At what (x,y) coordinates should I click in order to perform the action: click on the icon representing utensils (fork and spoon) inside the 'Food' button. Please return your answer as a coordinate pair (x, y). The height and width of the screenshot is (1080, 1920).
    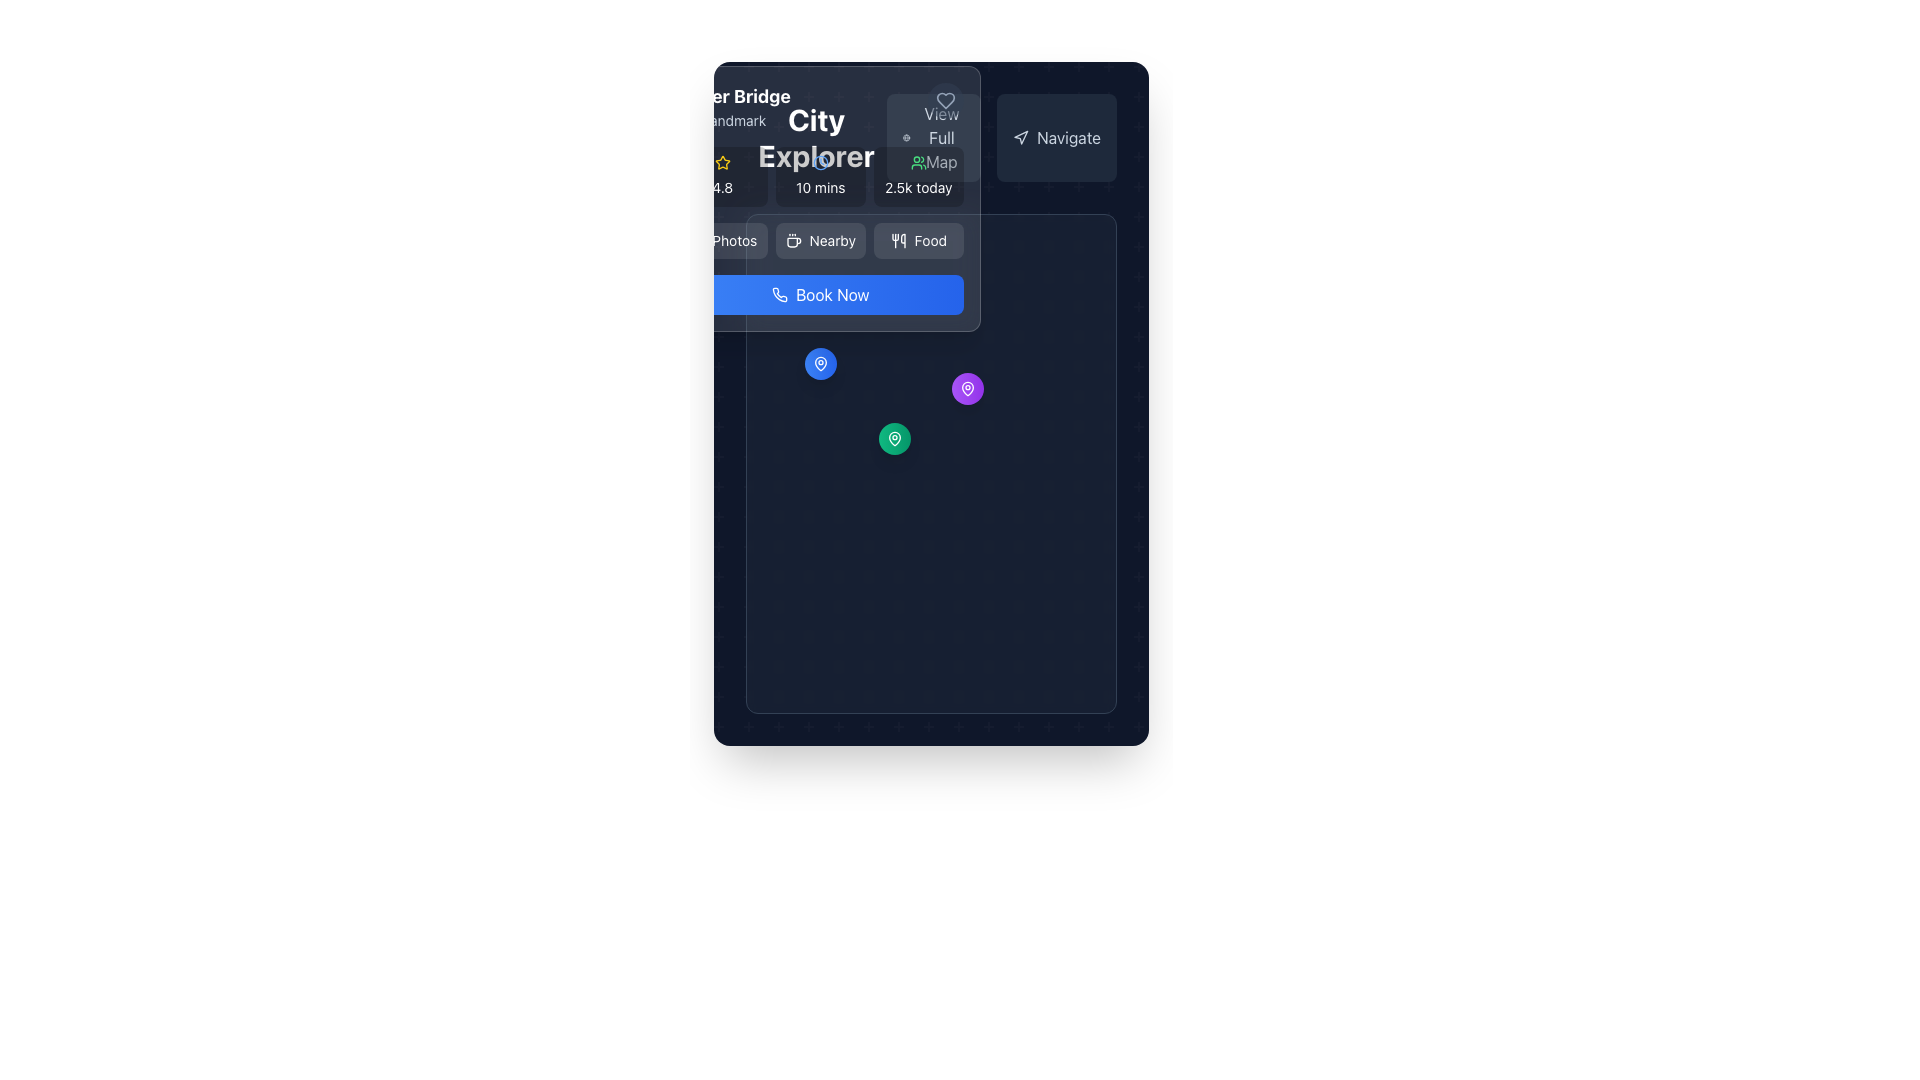
    Looking at the image, I should click on (897, 240).